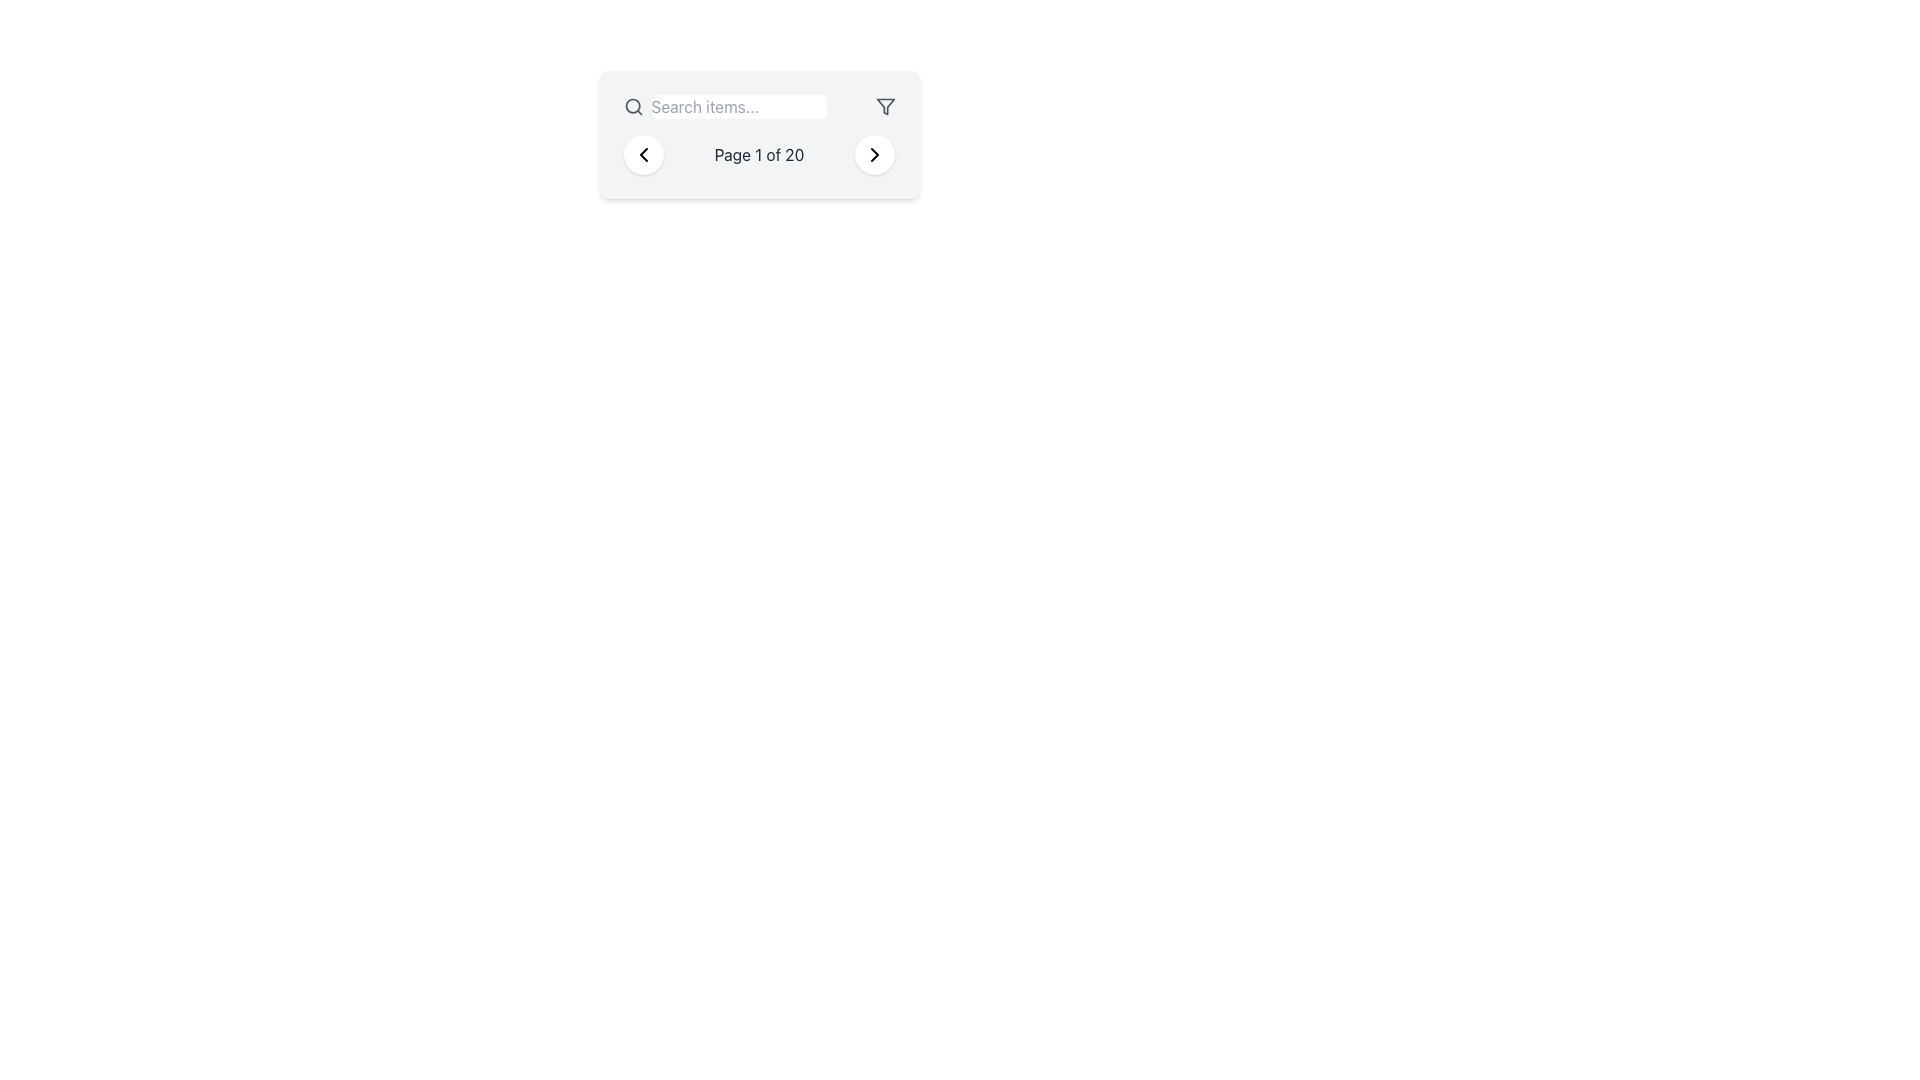 The image size is (1920, 1080). Describe the element at coordinates (875, 153) in the screenshot. I see `the navigation button that allows users to go to the next page in a paginated view, located at the rightmost position of the button layout` at that location.